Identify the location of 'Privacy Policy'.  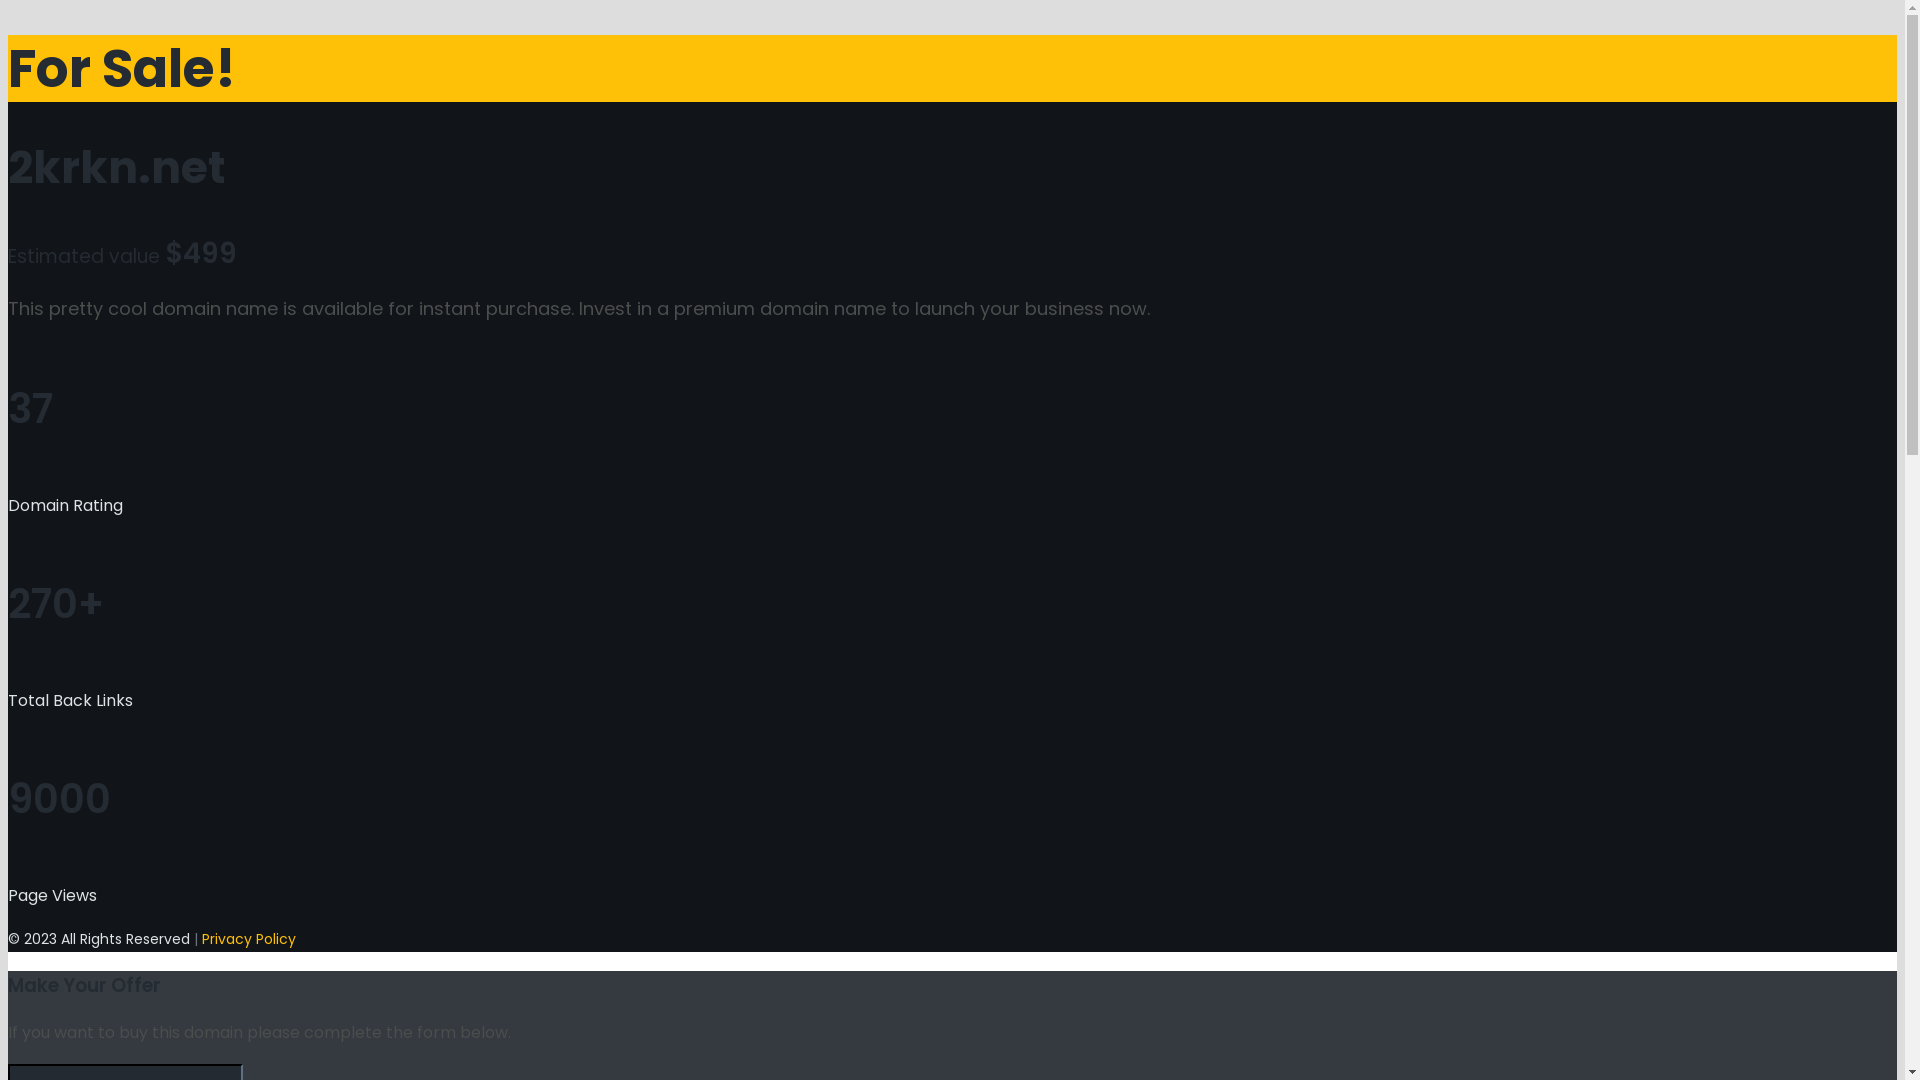
(248, 938).